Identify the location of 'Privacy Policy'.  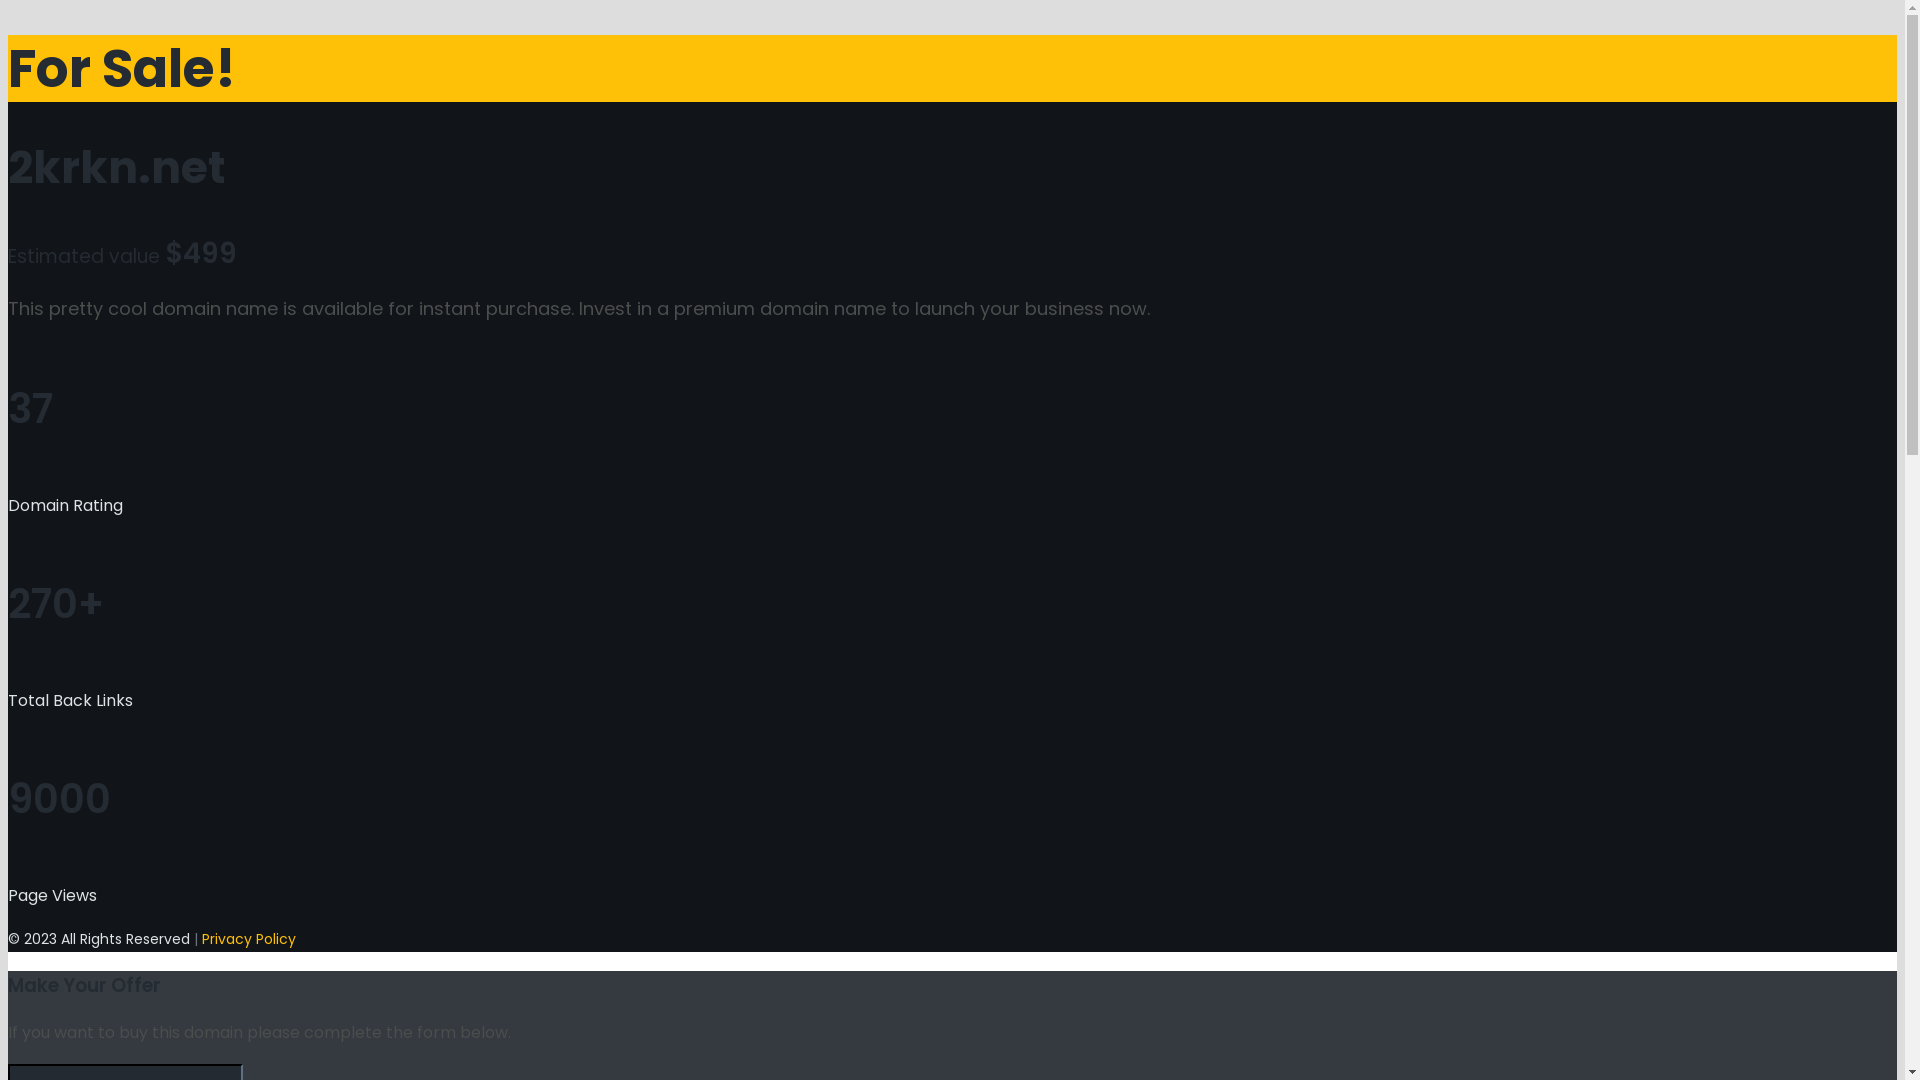
(248, 938).